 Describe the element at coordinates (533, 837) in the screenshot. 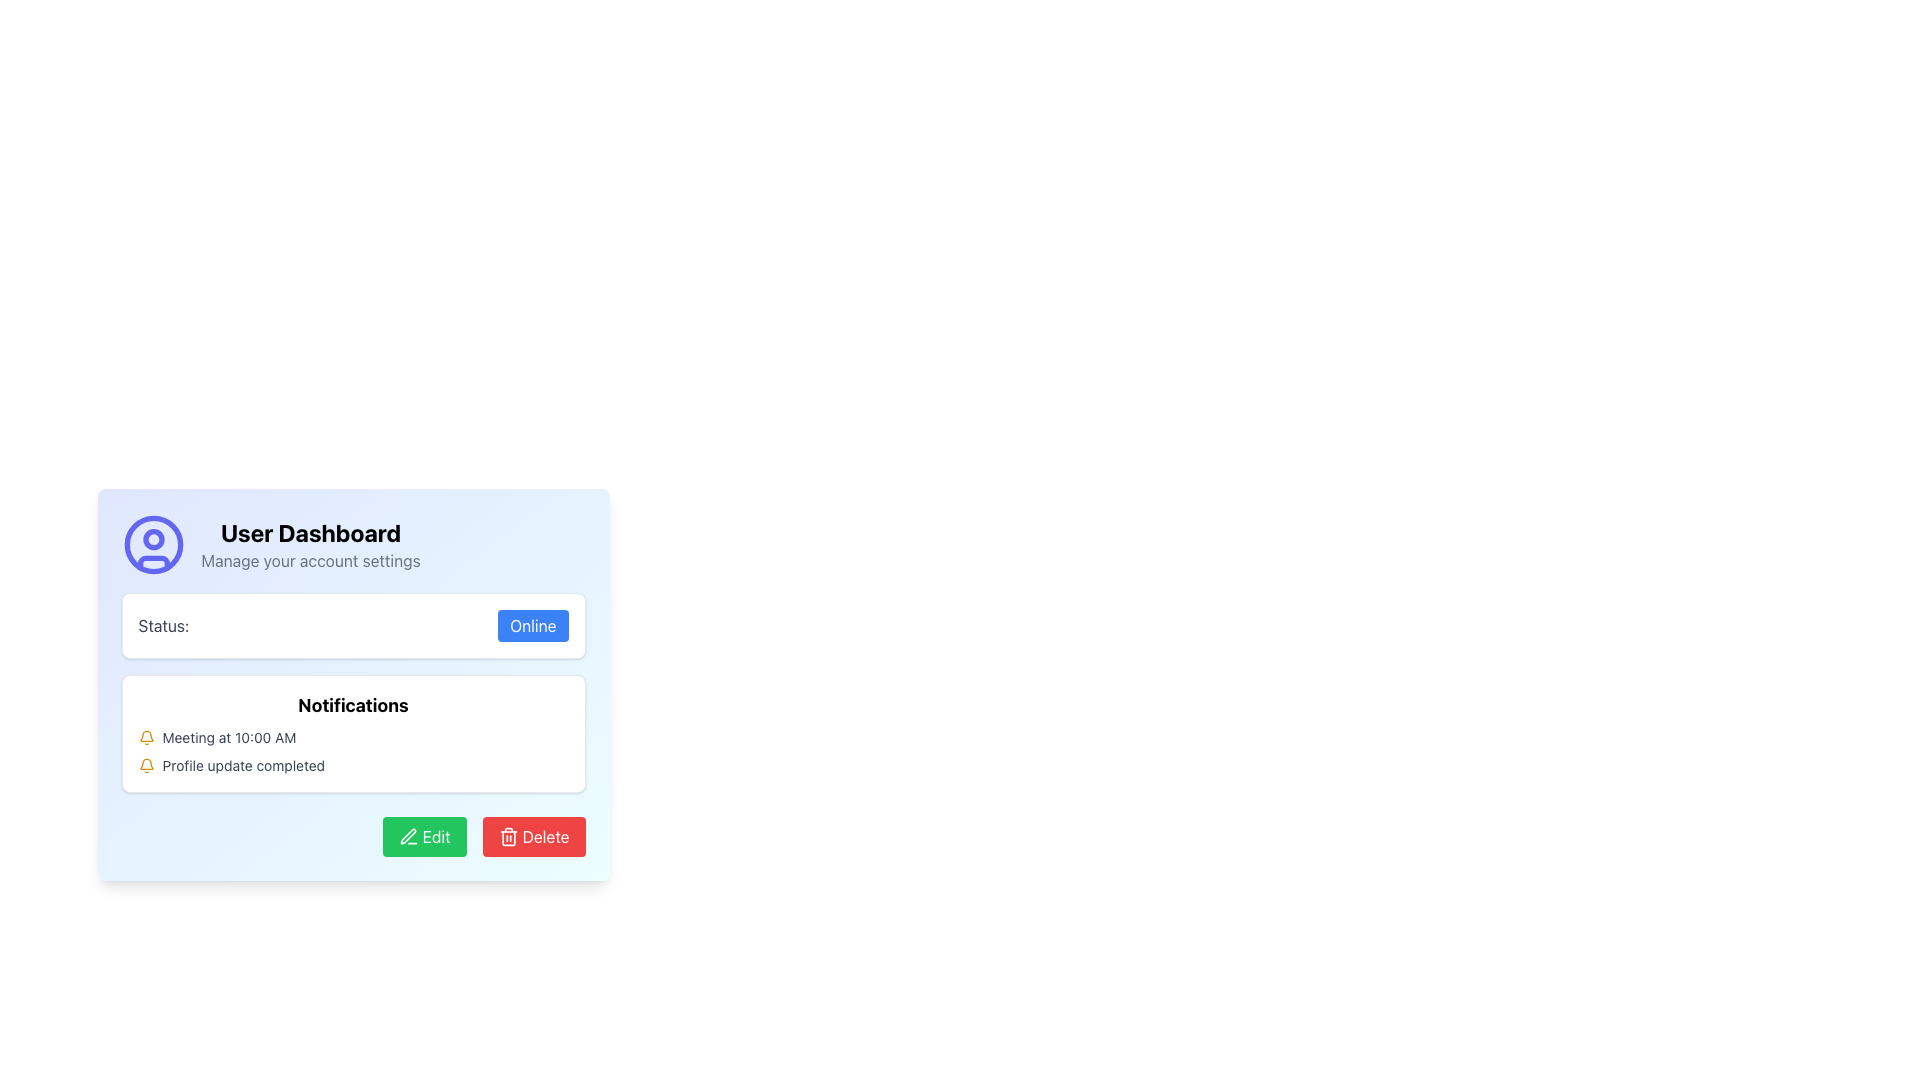

I see `the 'Delete' button with a red background and white text` at that location.